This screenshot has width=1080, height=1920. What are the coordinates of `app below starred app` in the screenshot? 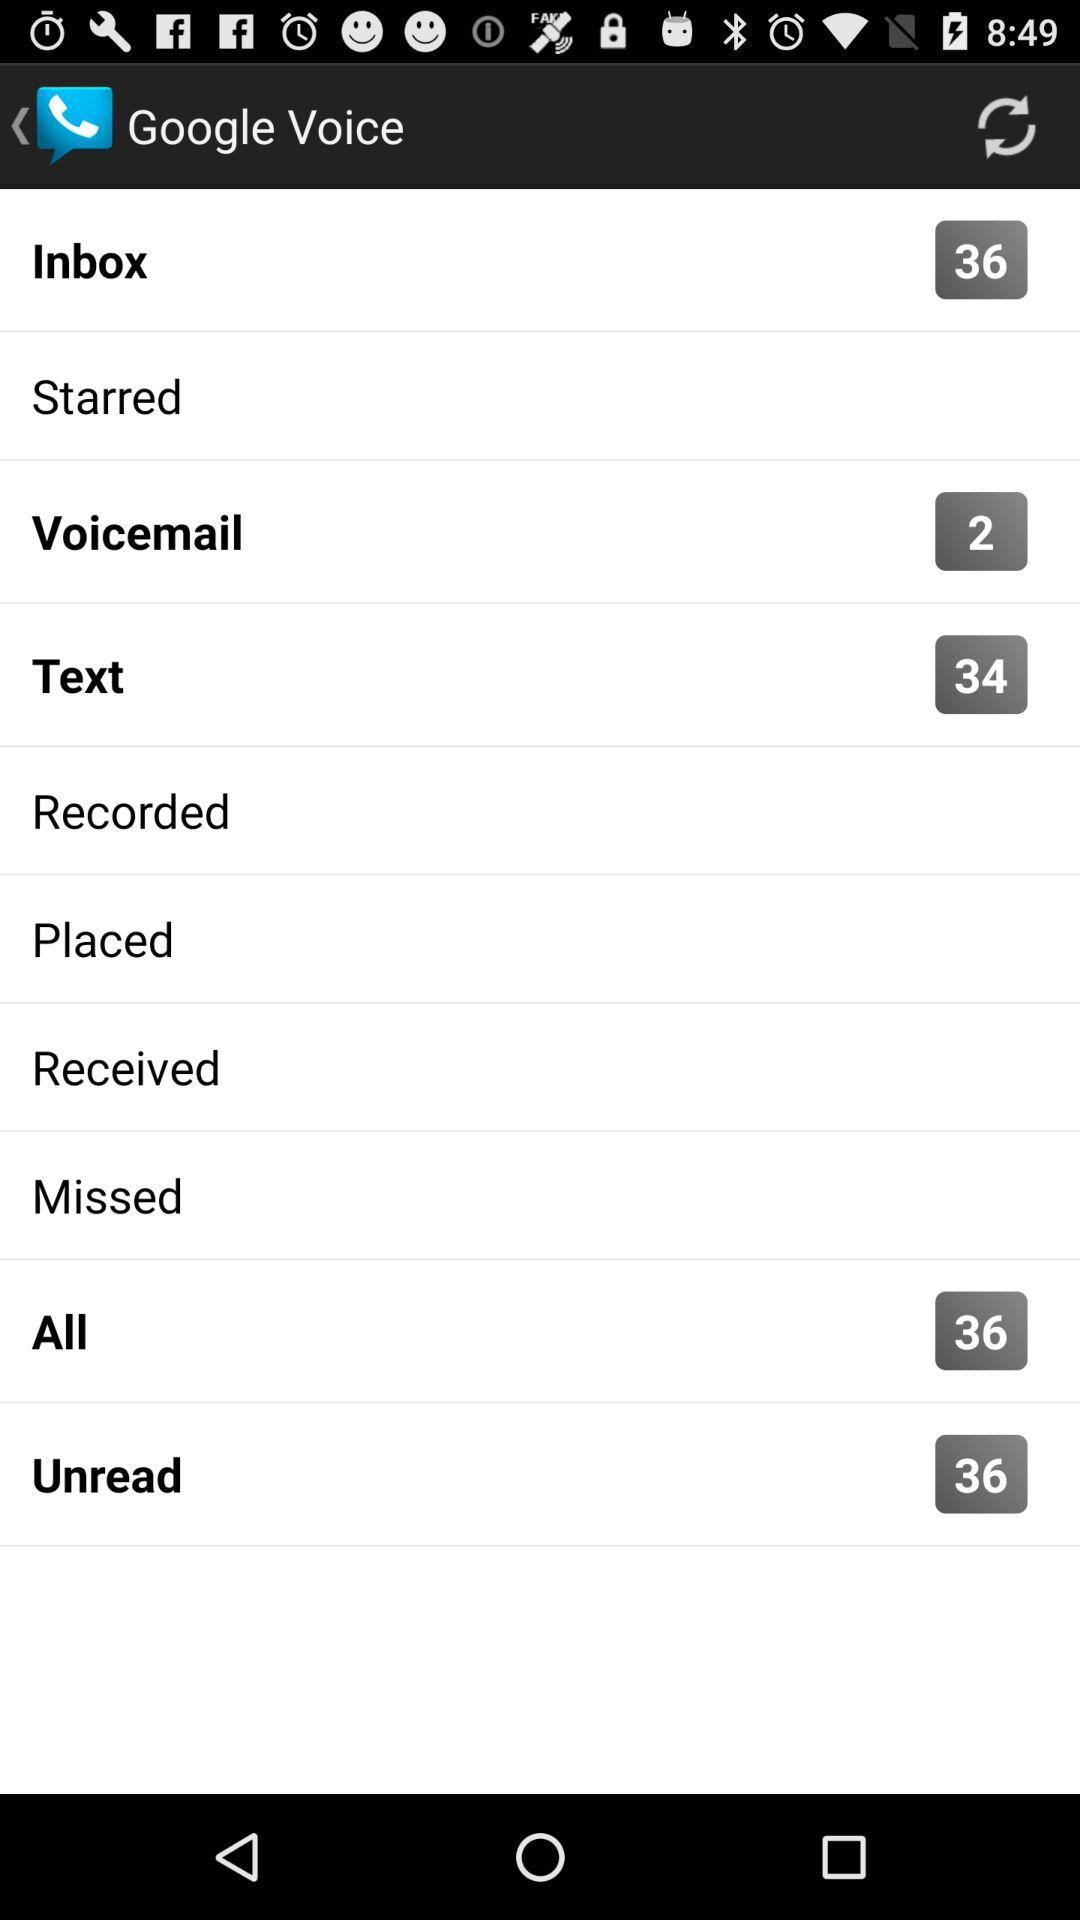 It's located at (478, 531).